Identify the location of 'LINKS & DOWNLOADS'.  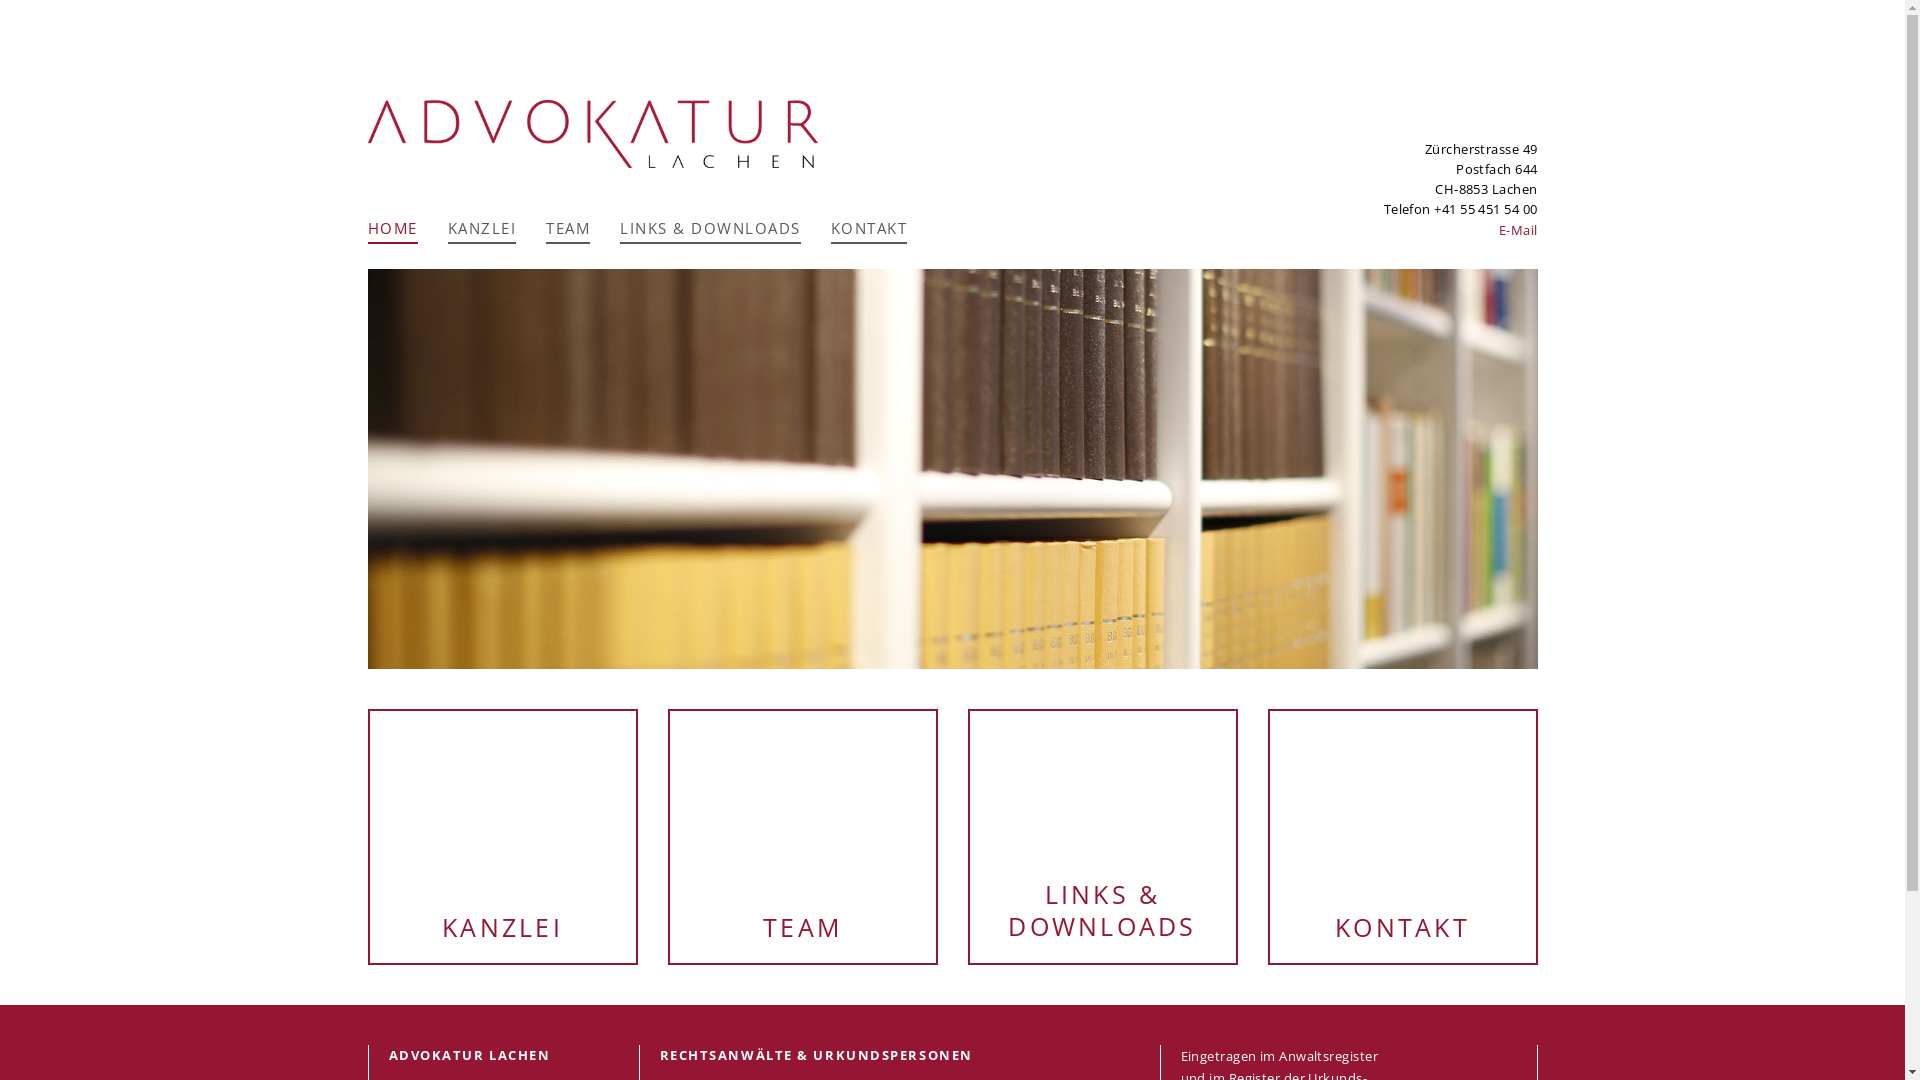
(710, 230).